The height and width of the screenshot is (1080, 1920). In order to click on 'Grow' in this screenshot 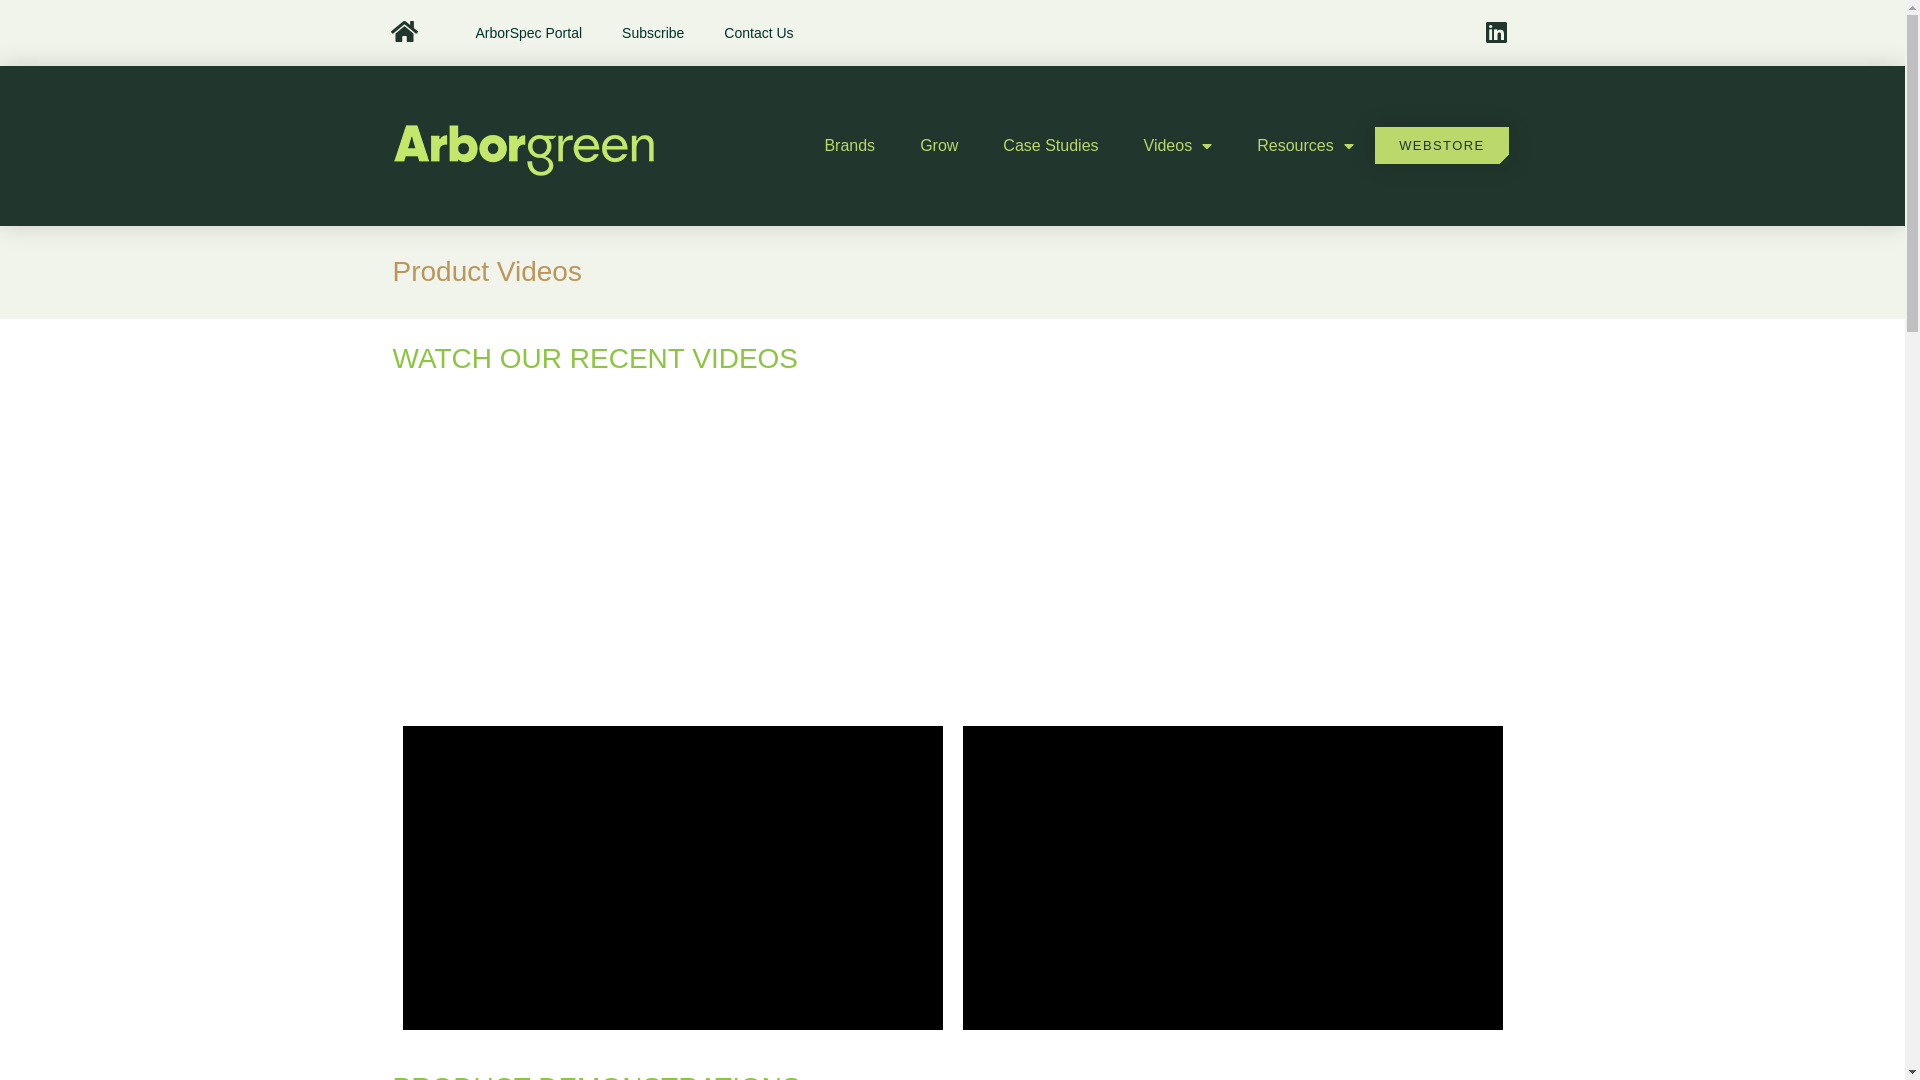, I will do `click(938, 145)`.